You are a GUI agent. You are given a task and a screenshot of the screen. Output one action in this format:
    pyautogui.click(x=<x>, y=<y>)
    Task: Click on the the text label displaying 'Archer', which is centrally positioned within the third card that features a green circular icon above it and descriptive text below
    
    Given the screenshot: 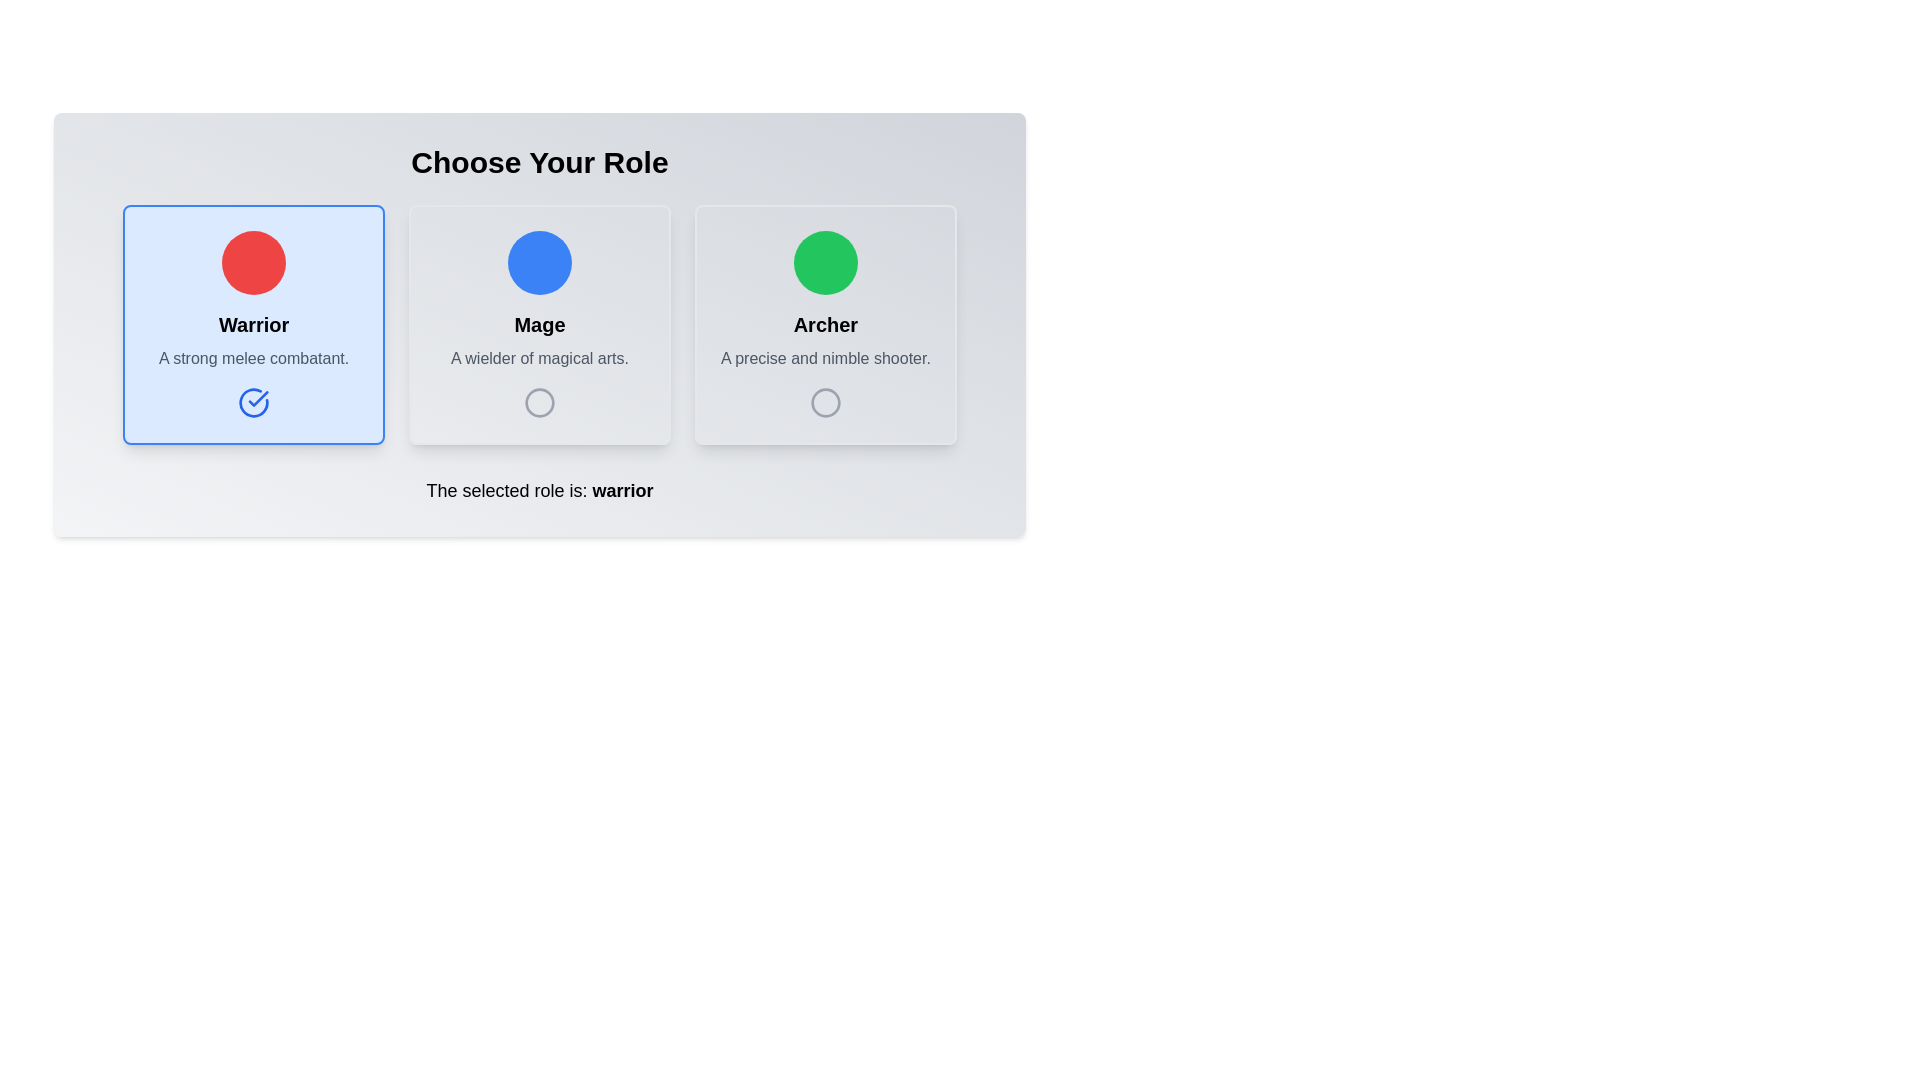 What is the action you would take?
    pyautogui.click(x=825, y=323)
    